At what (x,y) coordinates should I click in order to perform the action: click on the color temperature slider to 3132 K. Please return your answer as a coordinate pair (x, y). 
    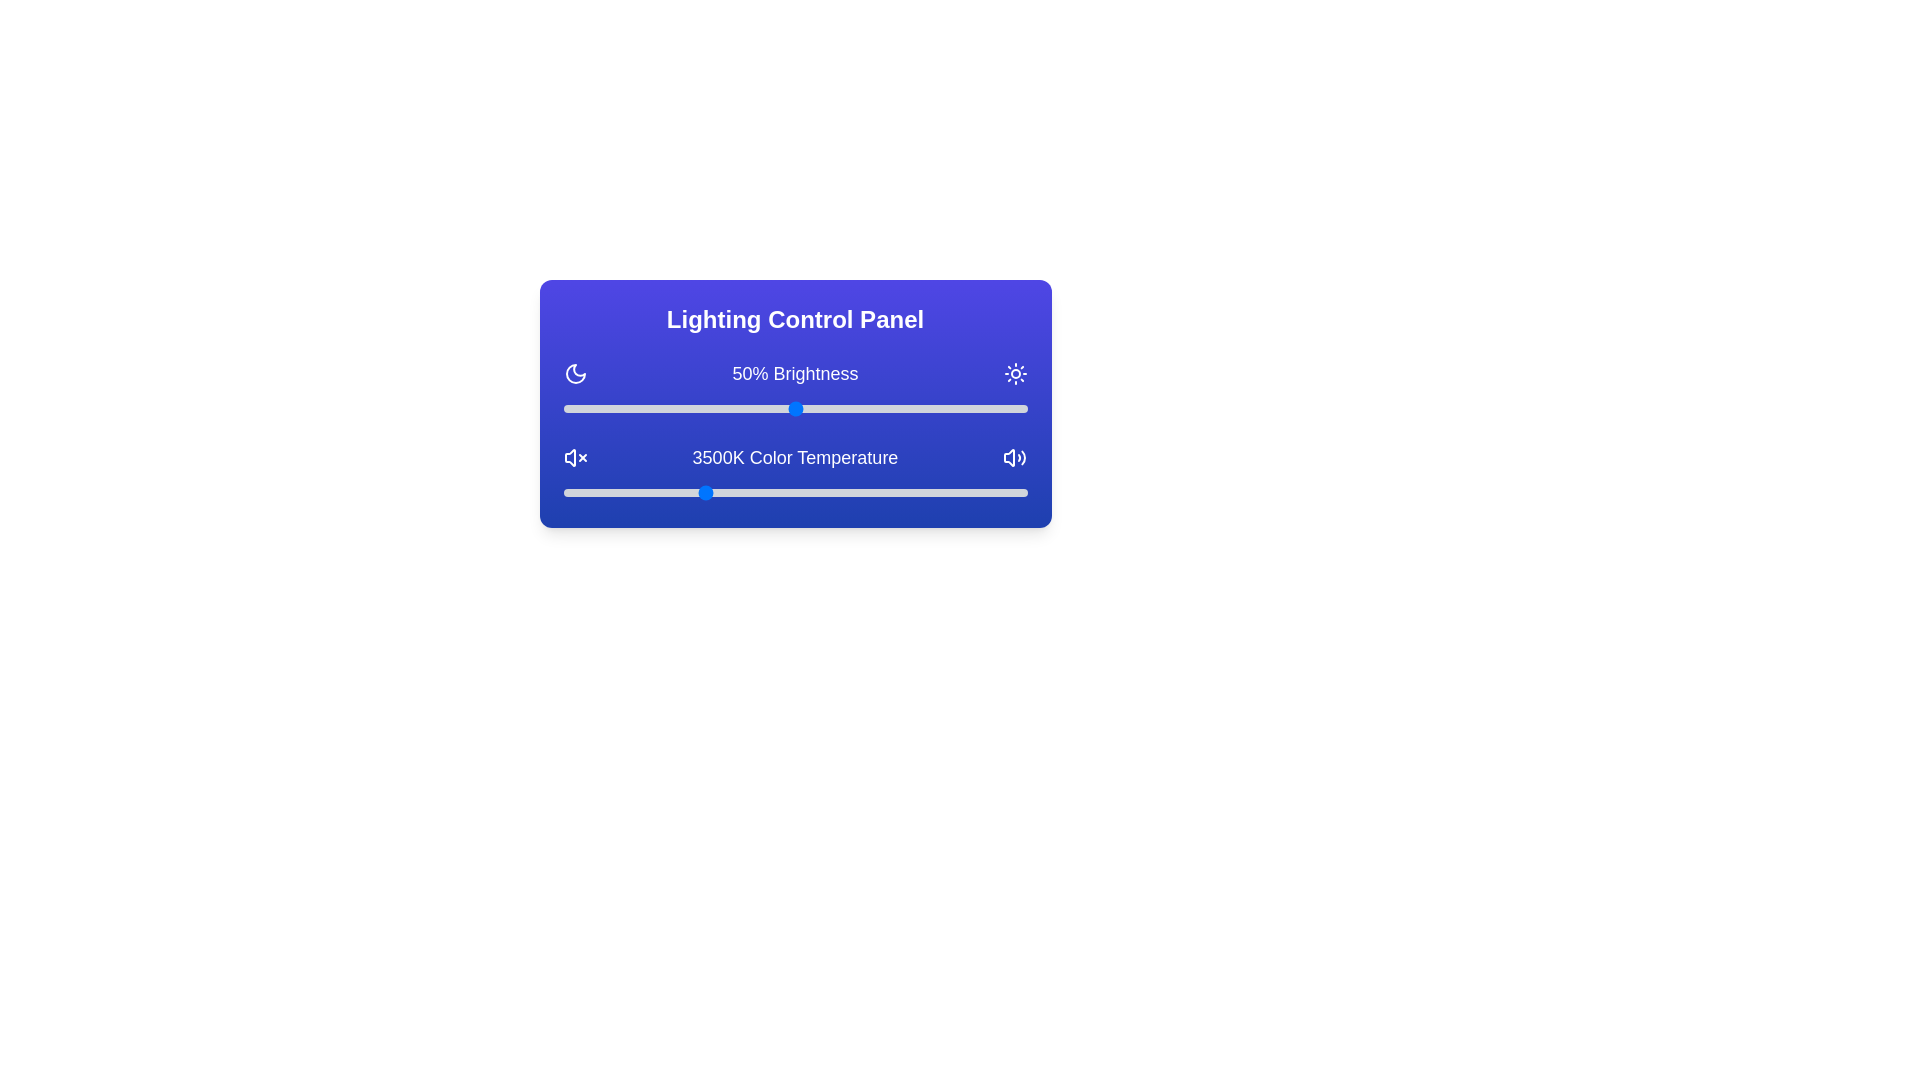
    Looking at the image, I should click on (668, 493).